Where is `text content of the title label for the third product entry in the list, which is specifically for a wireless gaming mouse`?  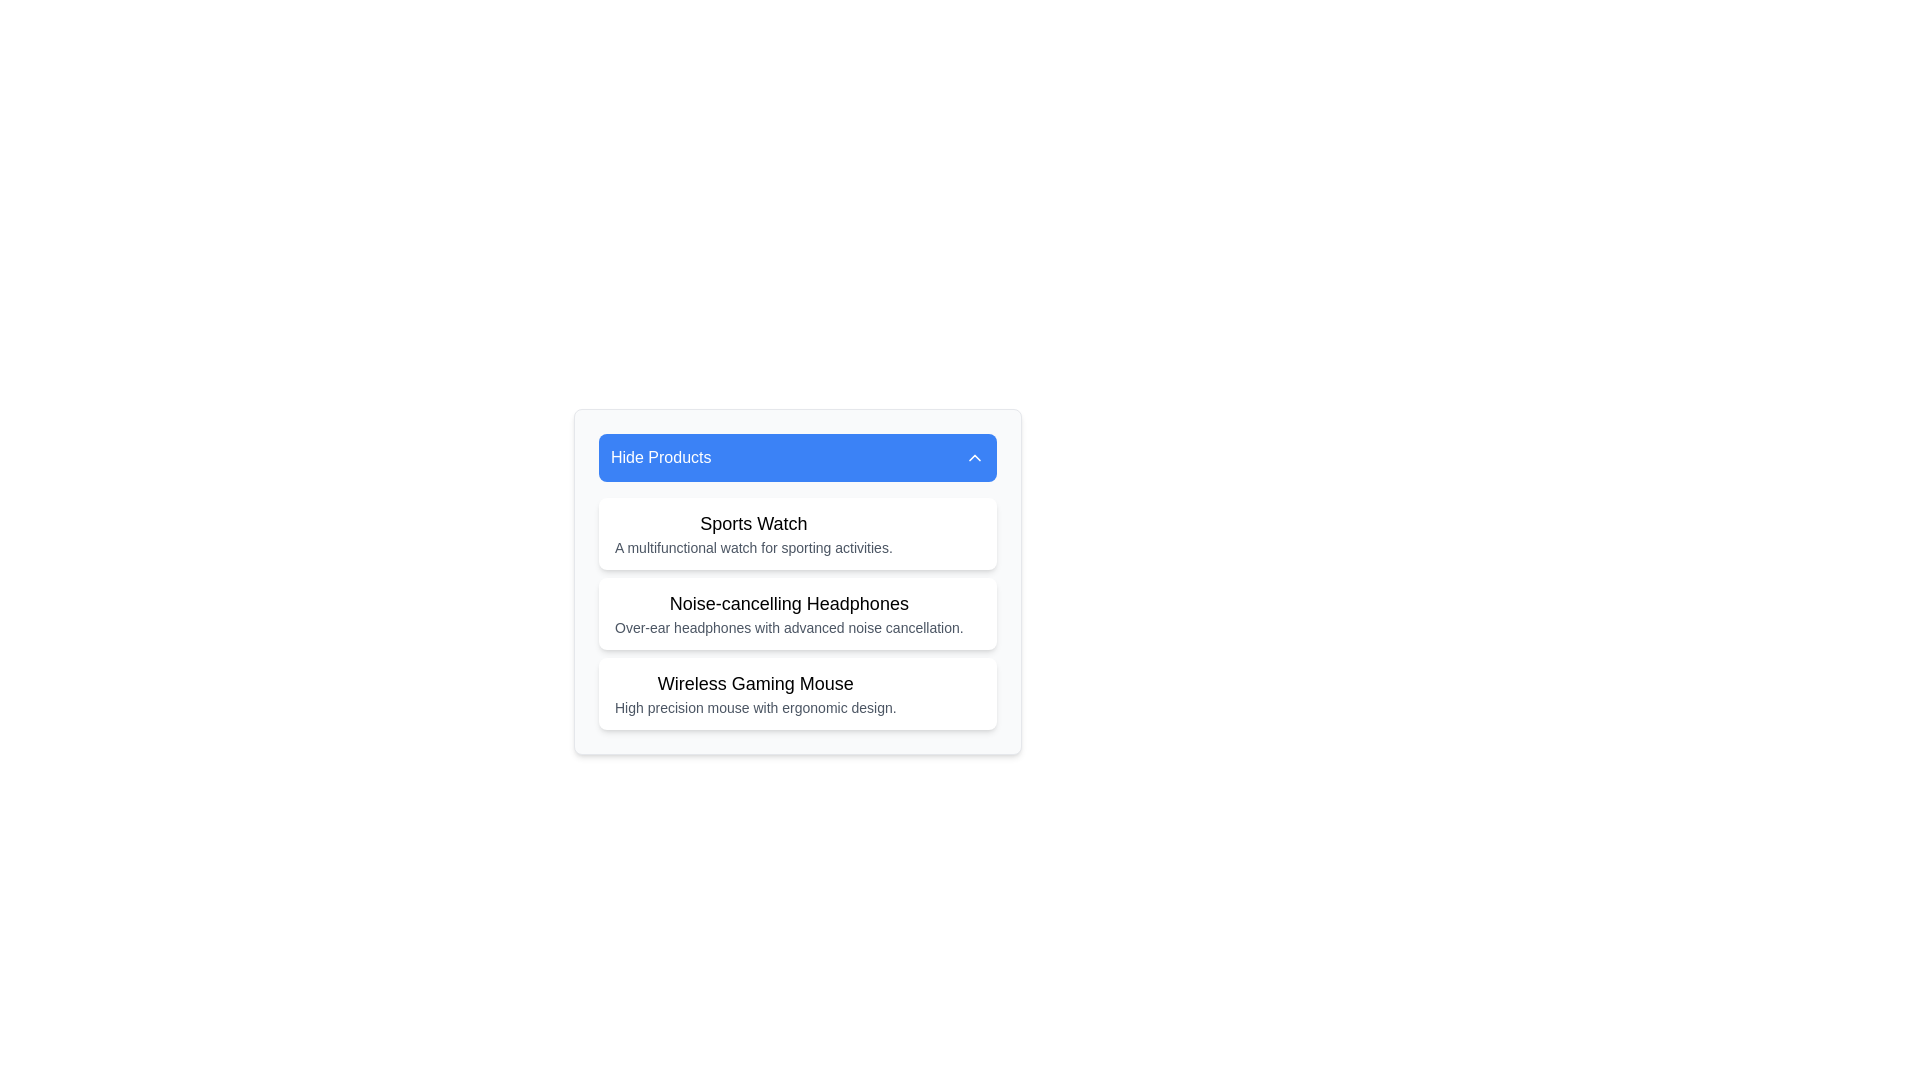
text content of the title label for the third product entry in the list, which is specifically for a wireless gaming mouse is located at coordinates (754, 682).